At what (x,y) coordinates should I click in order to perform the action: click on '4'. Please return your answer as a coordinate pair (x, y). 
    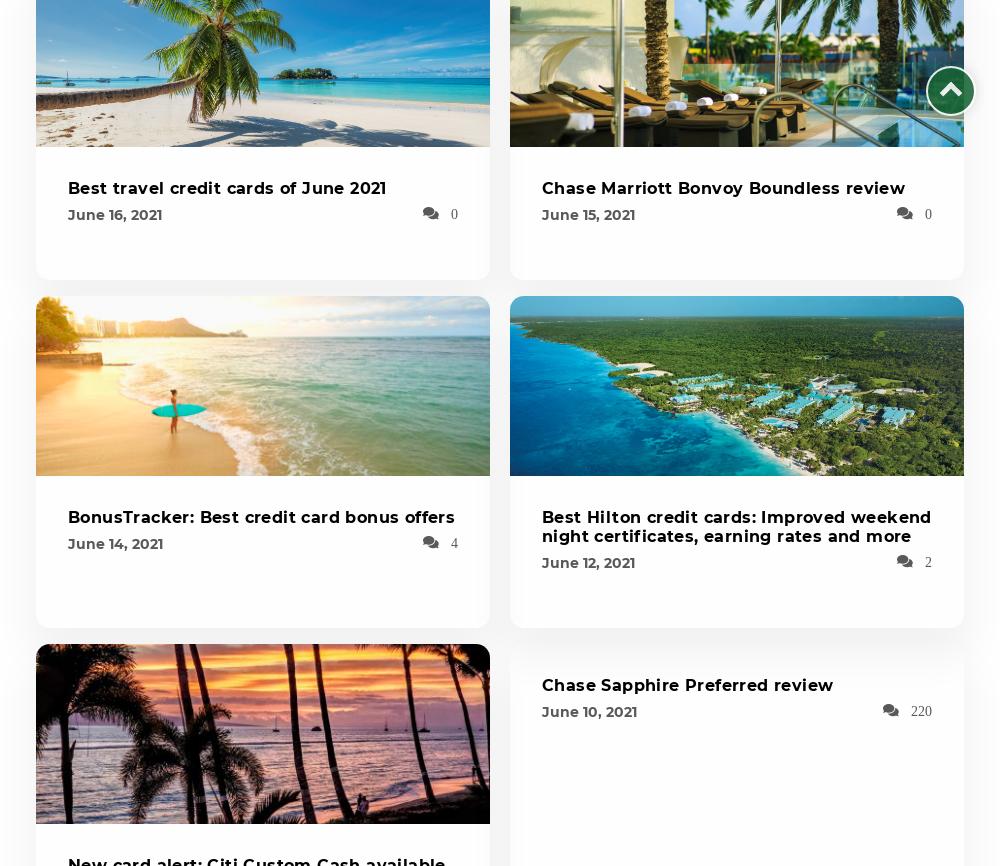
    Looking at the image, I should click on (453, 542).